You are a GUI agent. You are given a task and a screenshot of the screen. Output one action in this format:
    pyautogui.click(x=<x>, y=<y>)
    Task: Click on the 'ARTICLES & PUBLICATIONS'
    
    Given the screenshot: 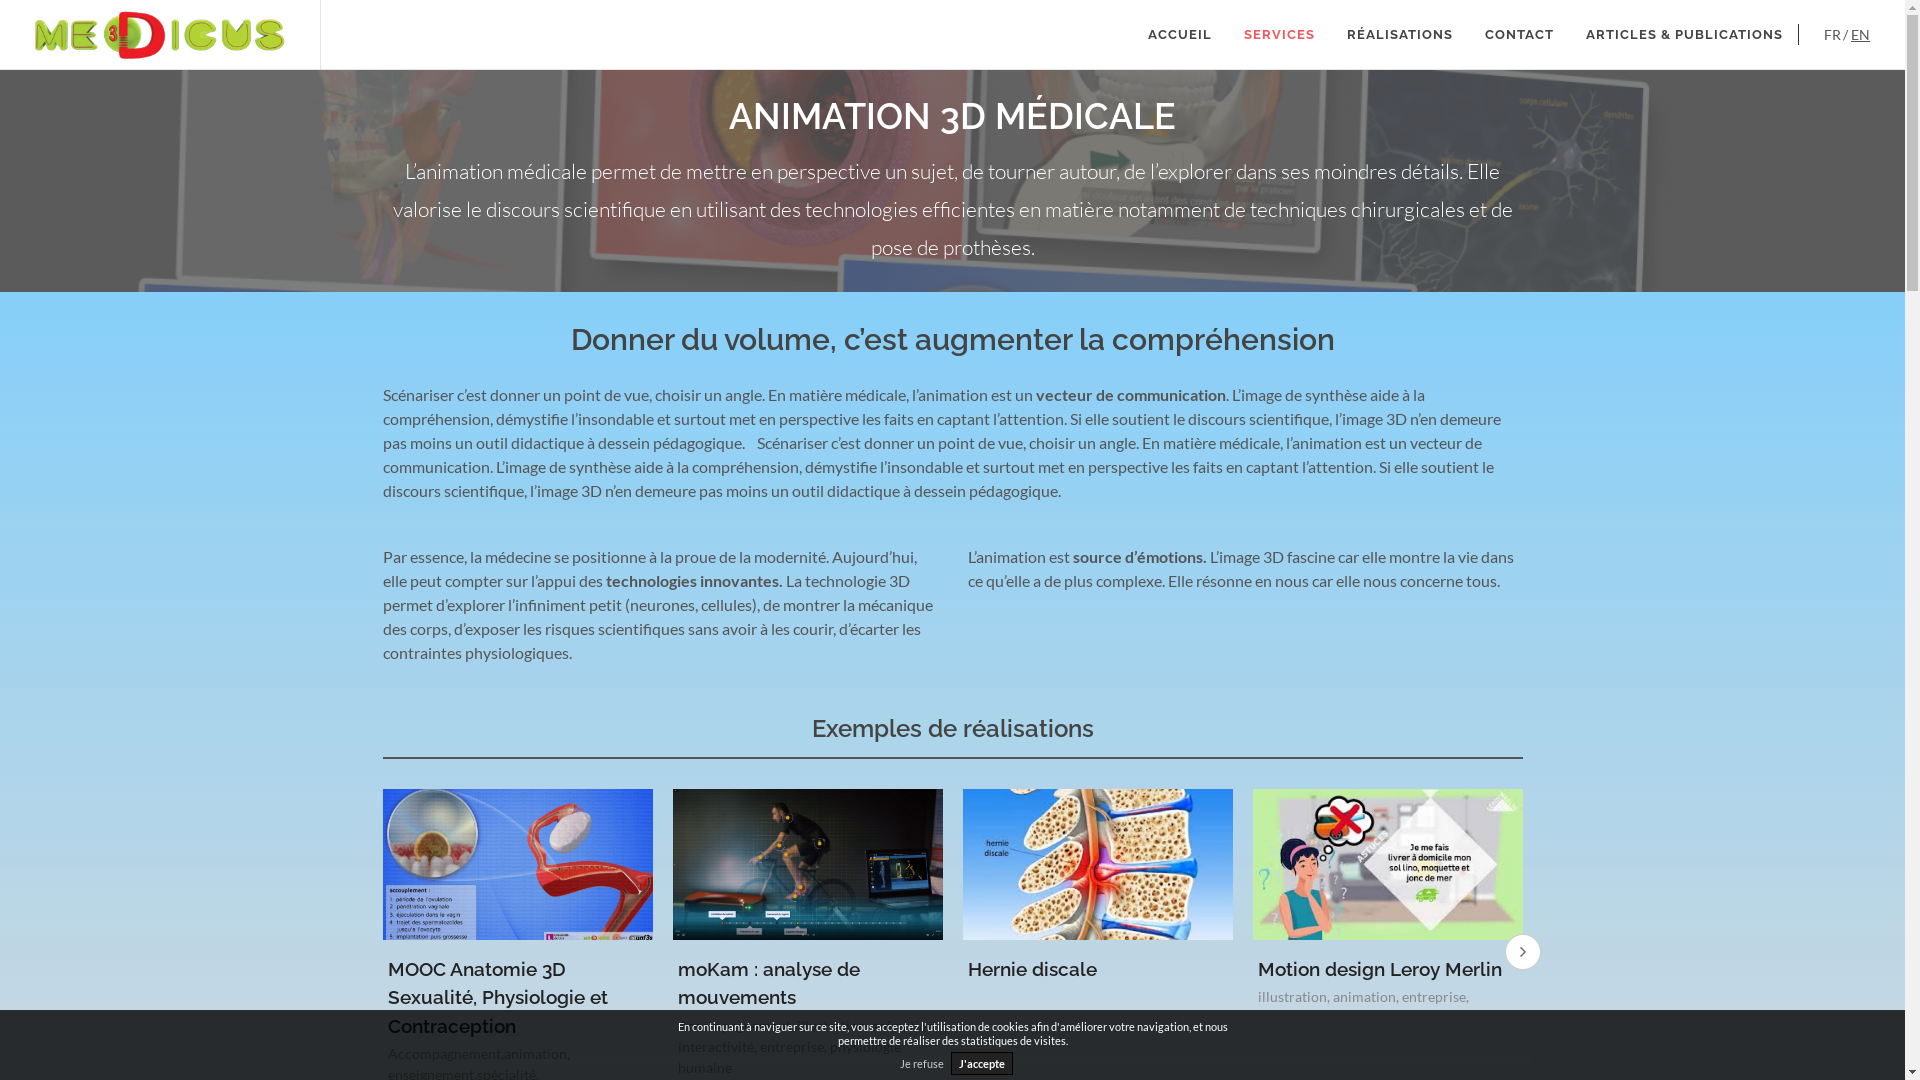 What is the action you would take?
    pyautogui.click(x=1569, y=34)
    